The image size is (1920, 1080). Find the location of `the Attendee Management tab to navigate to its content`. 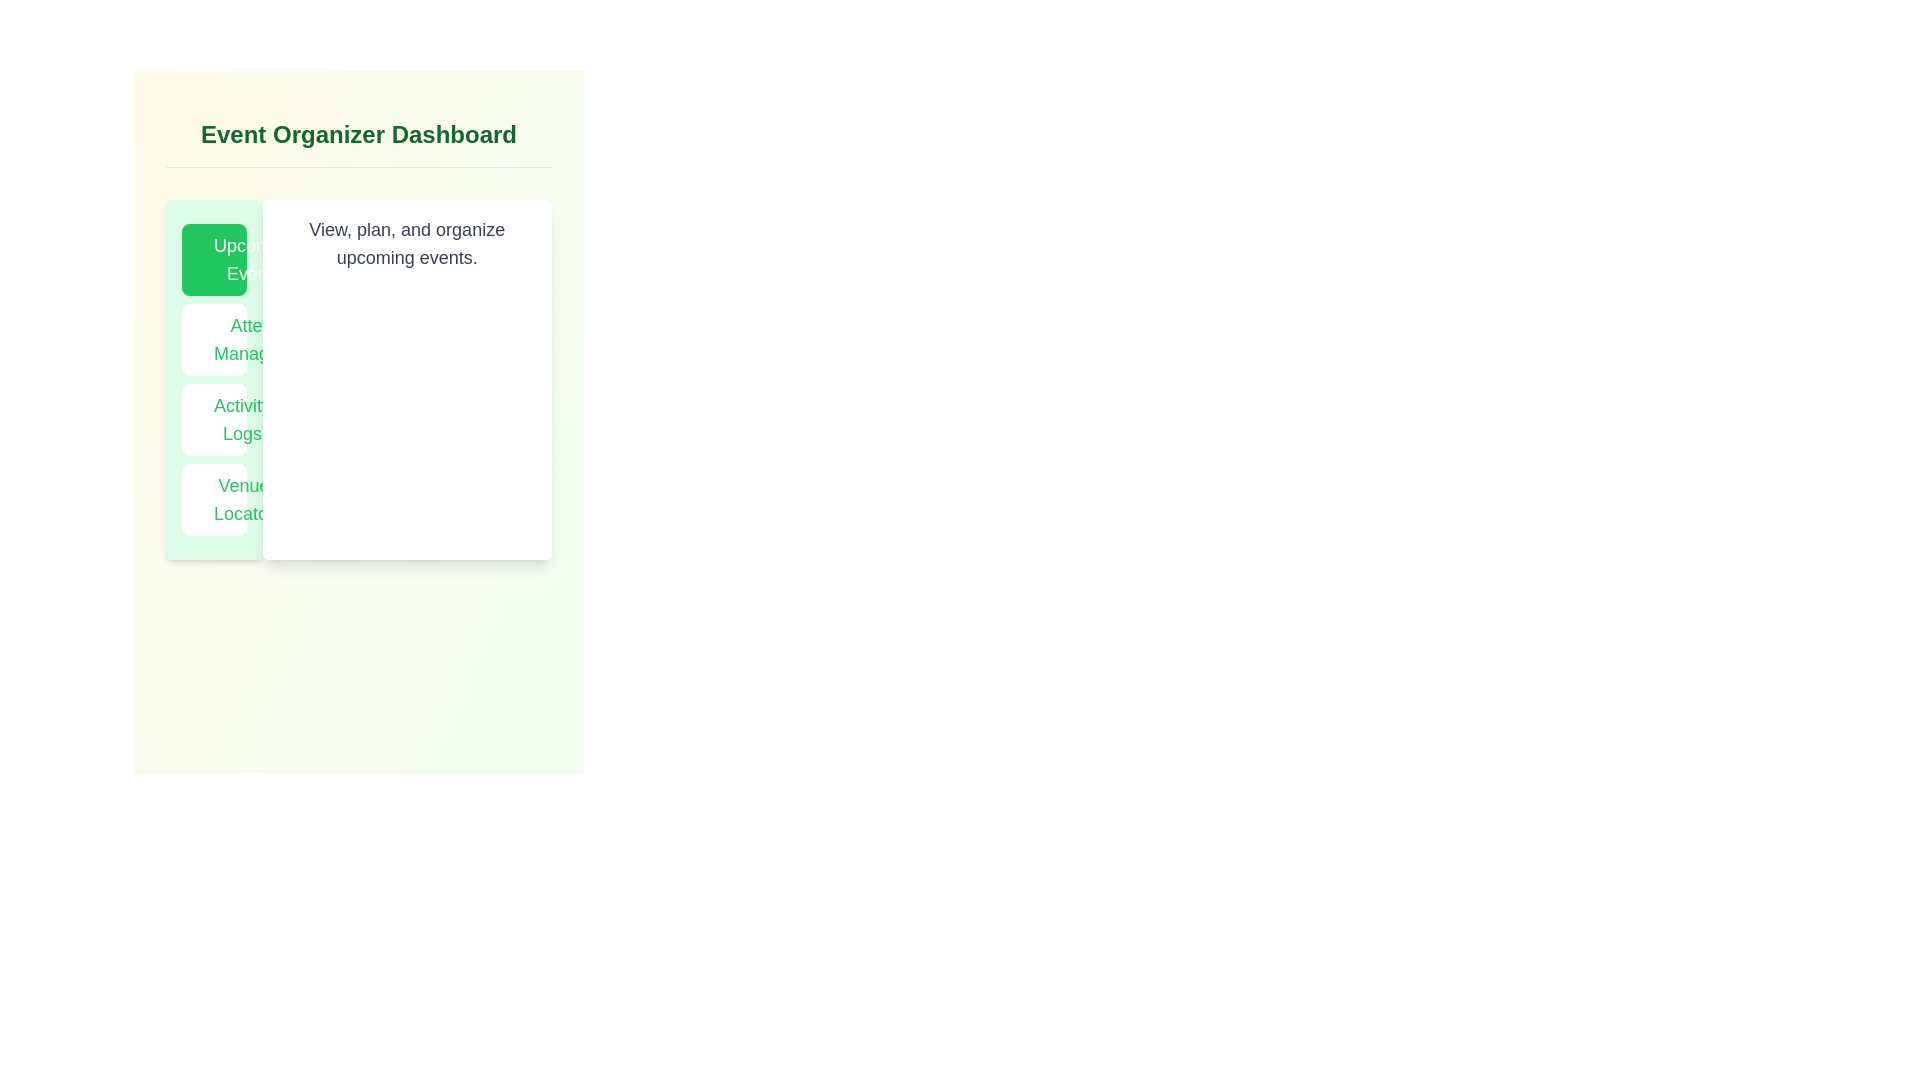

the Attendee Management tab to navigate to its content is located at coordinates (214, 338).